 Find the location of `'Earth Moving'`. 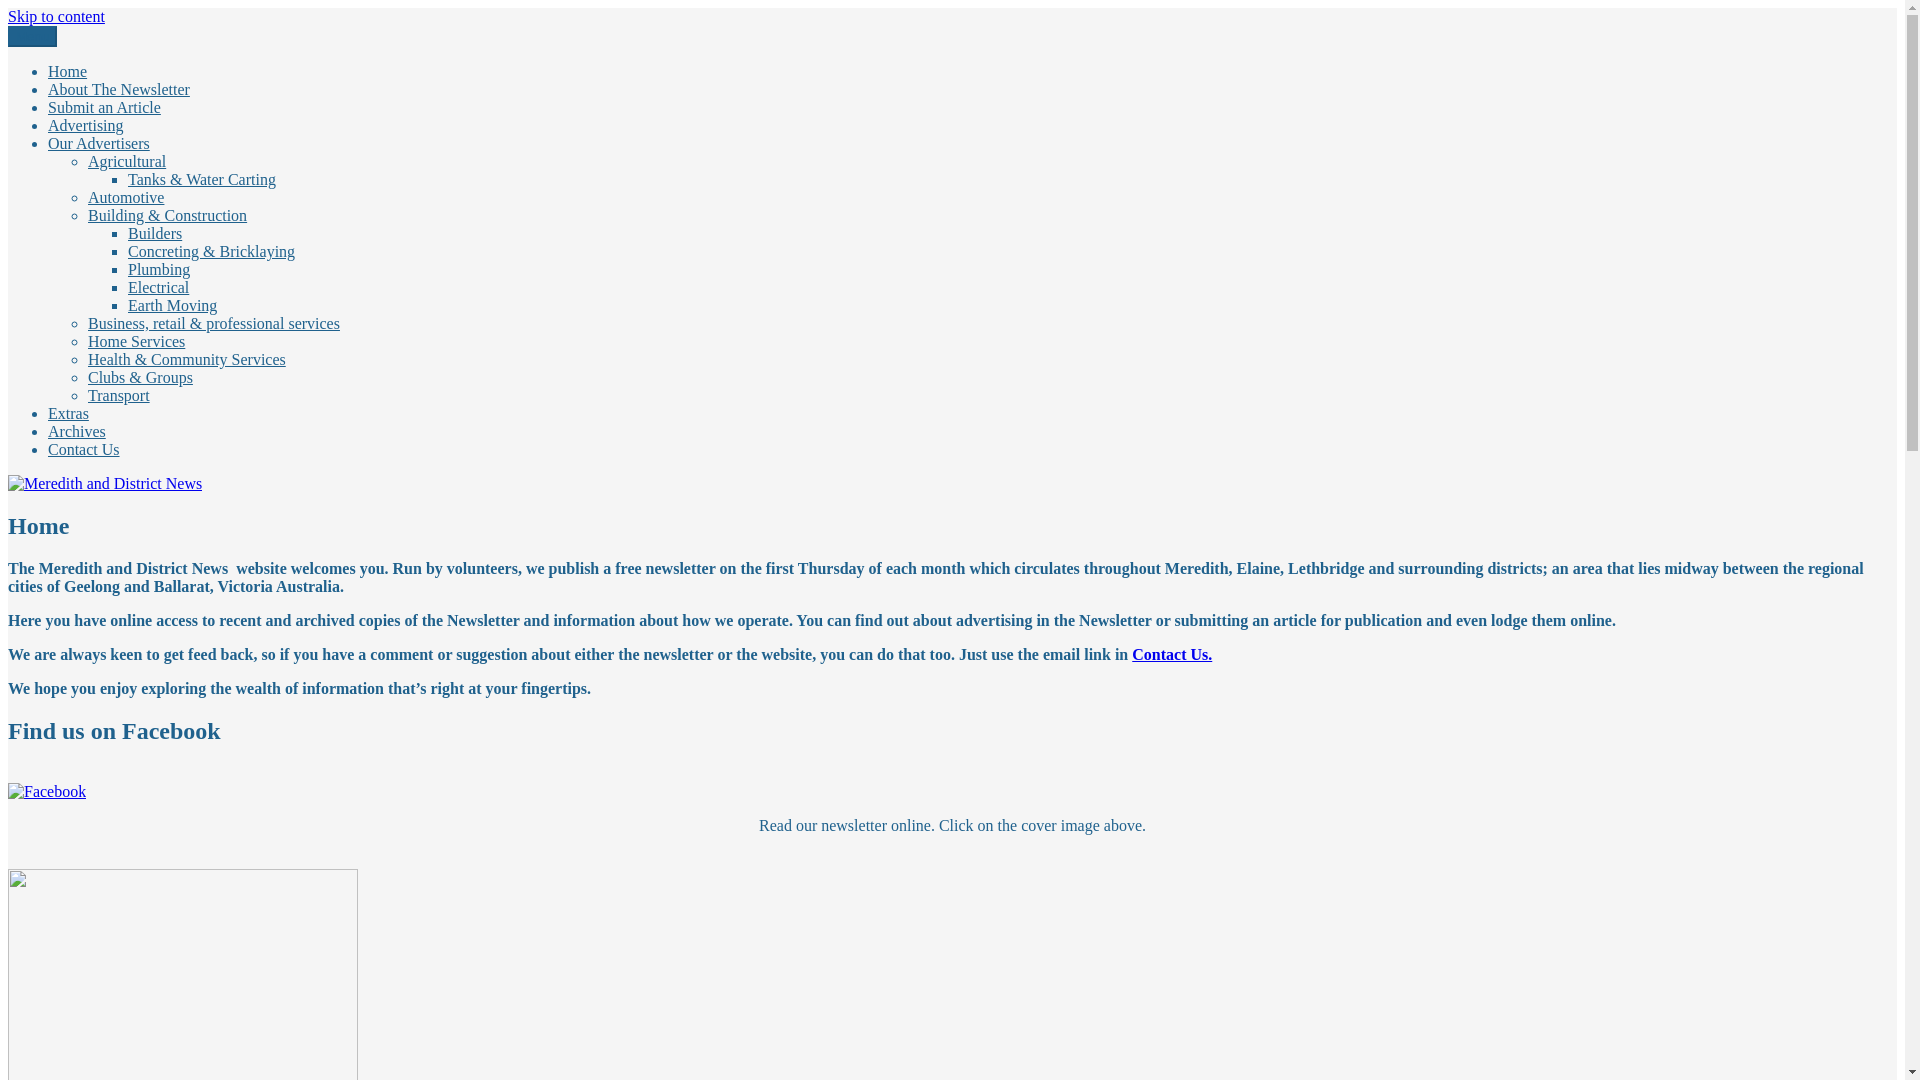

'Earth Moving' is located at coordinates (172, 305).